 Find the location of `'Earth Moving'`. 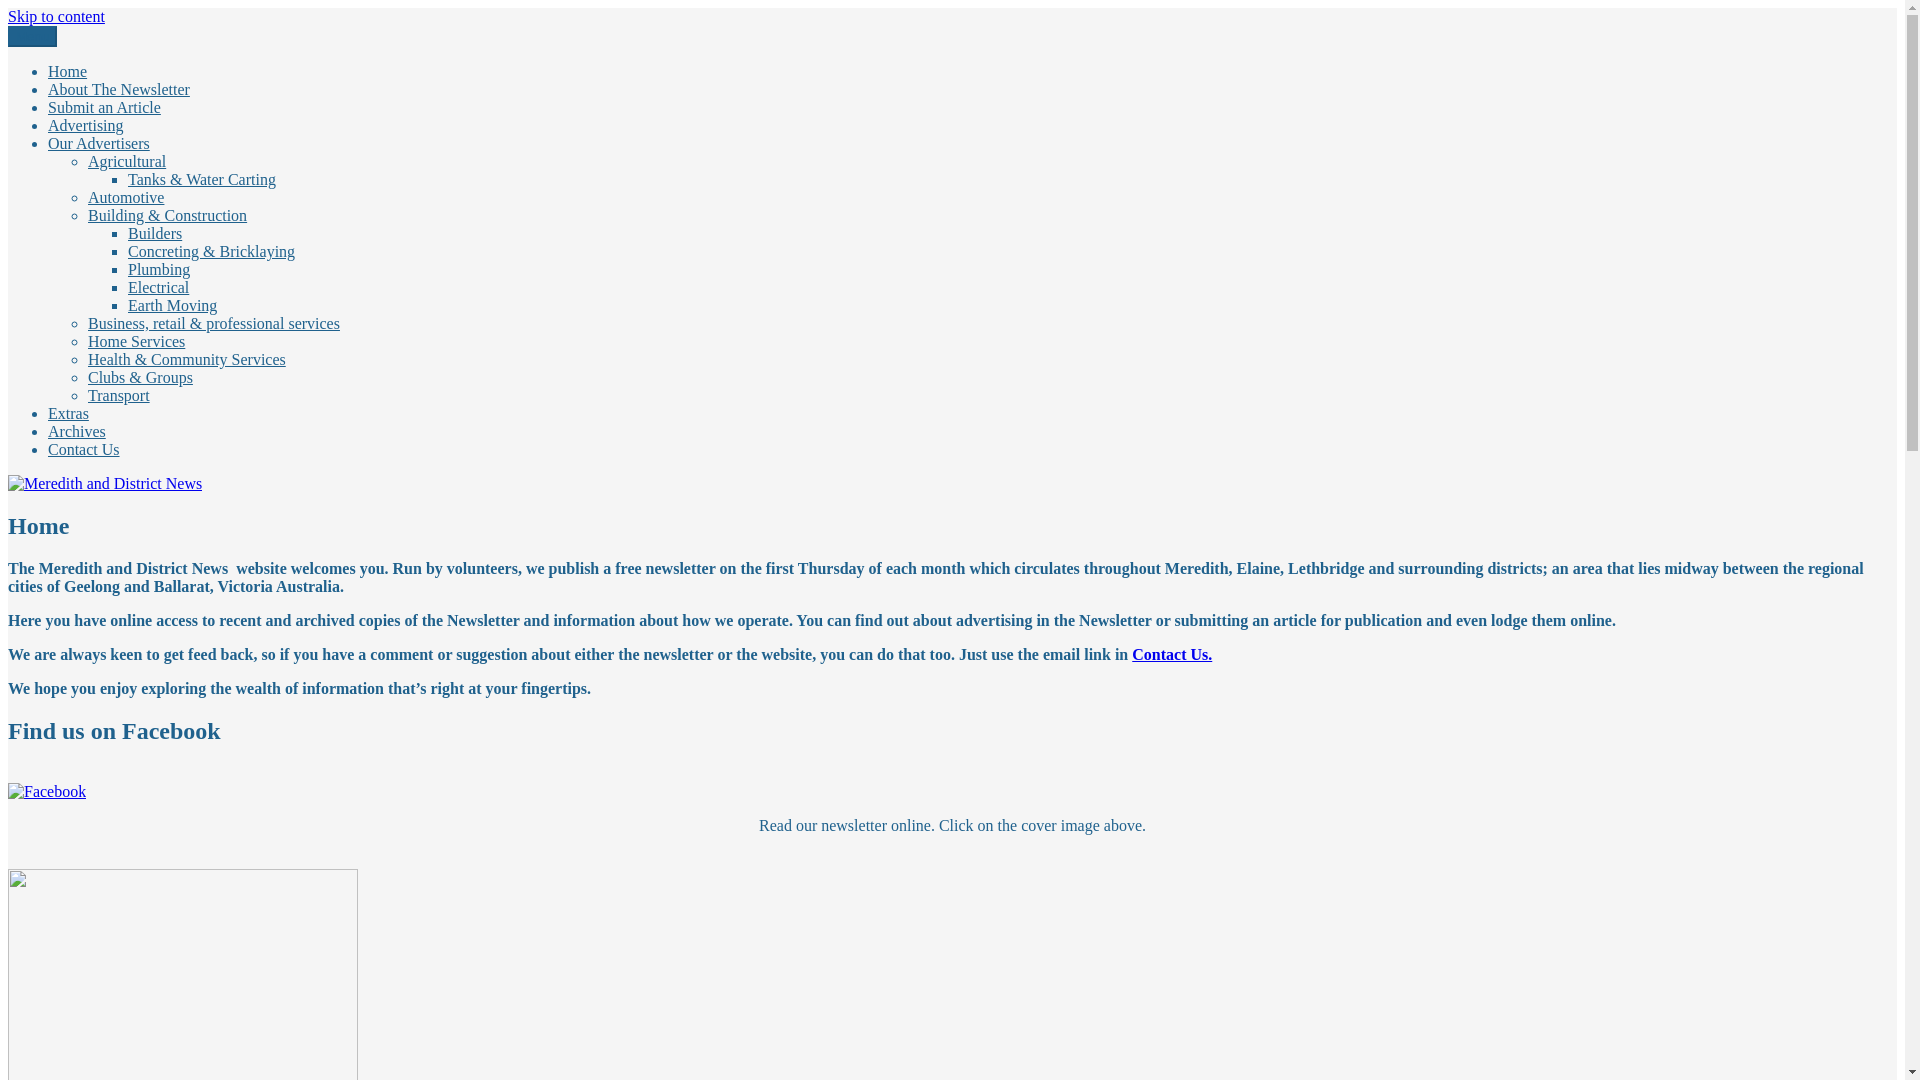

'Earth Moving' is located at coordinates (172, 305).